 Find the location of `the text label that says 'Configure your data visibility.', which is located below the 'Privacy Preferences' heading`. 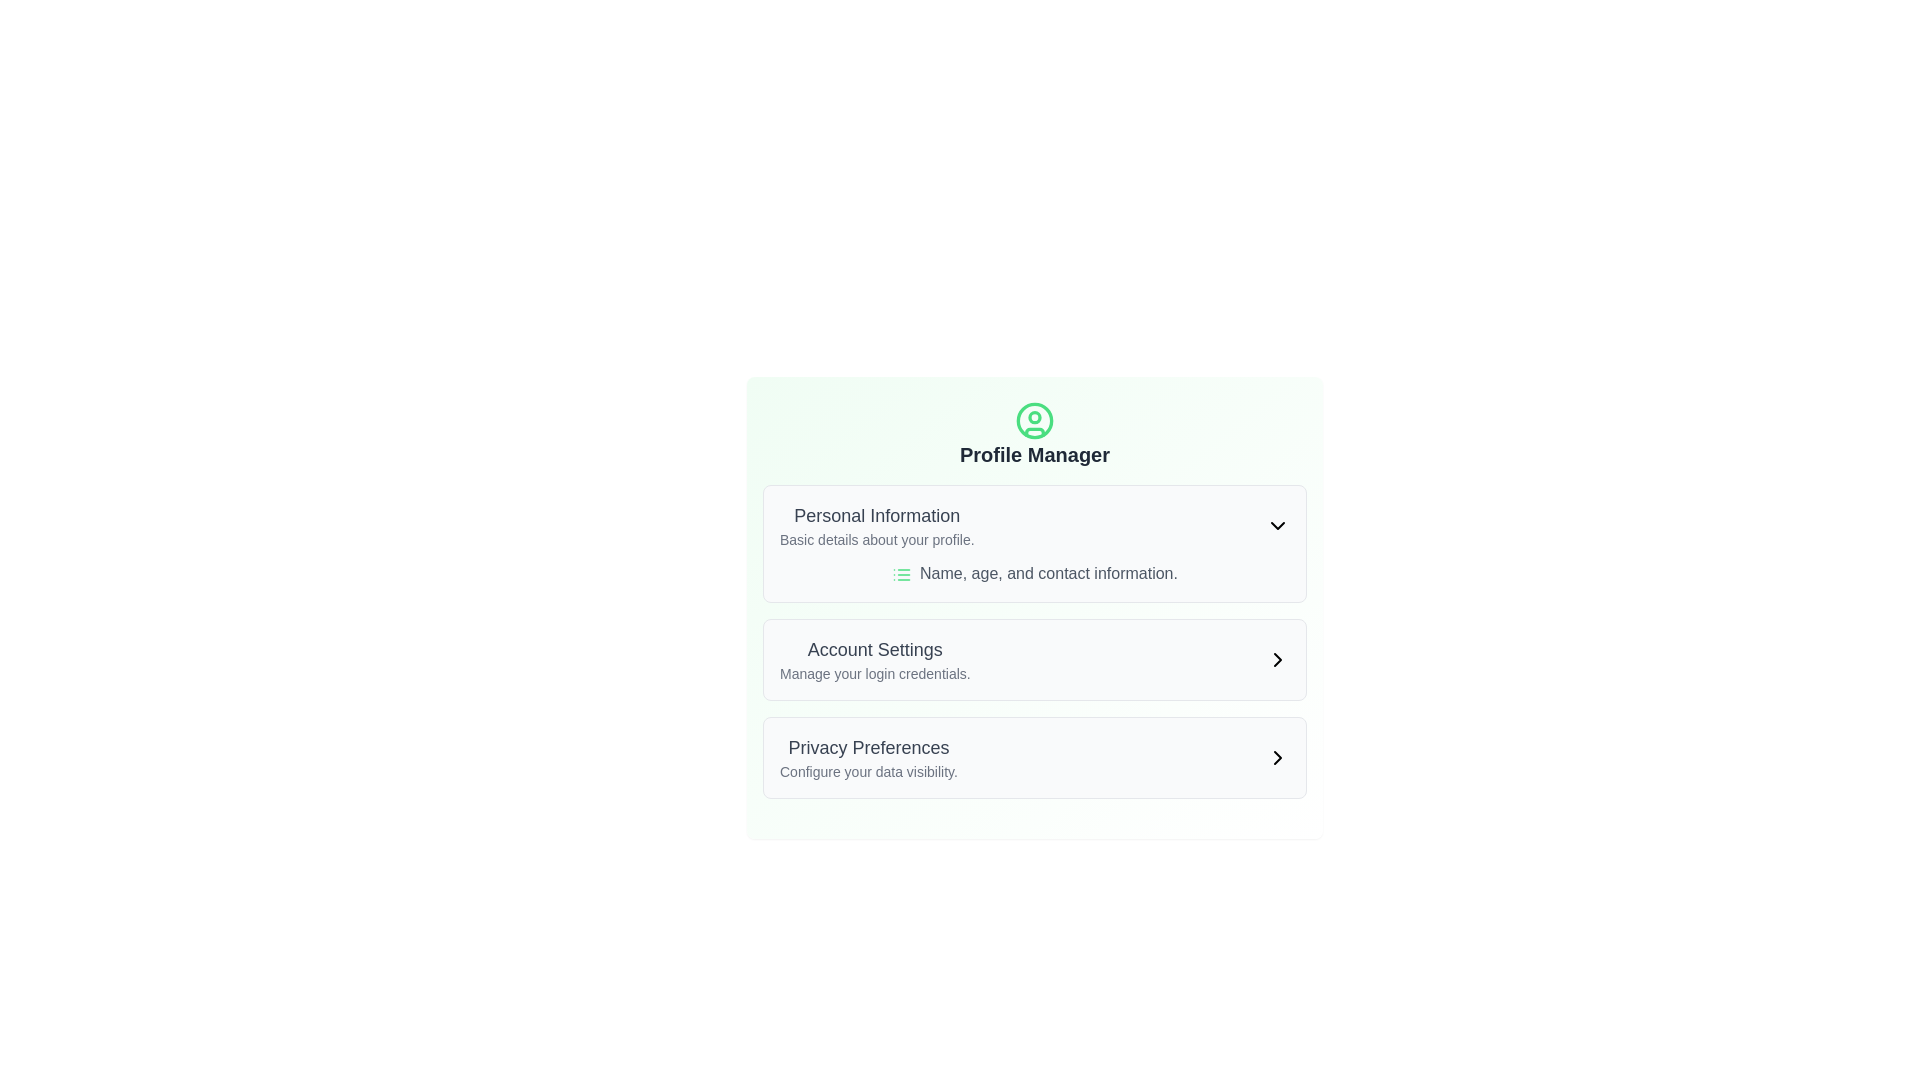

the text label that says 'Configure your data visibility.', which is located below the 'Privacy Preferences' heading is located at coordinates (868, 770).